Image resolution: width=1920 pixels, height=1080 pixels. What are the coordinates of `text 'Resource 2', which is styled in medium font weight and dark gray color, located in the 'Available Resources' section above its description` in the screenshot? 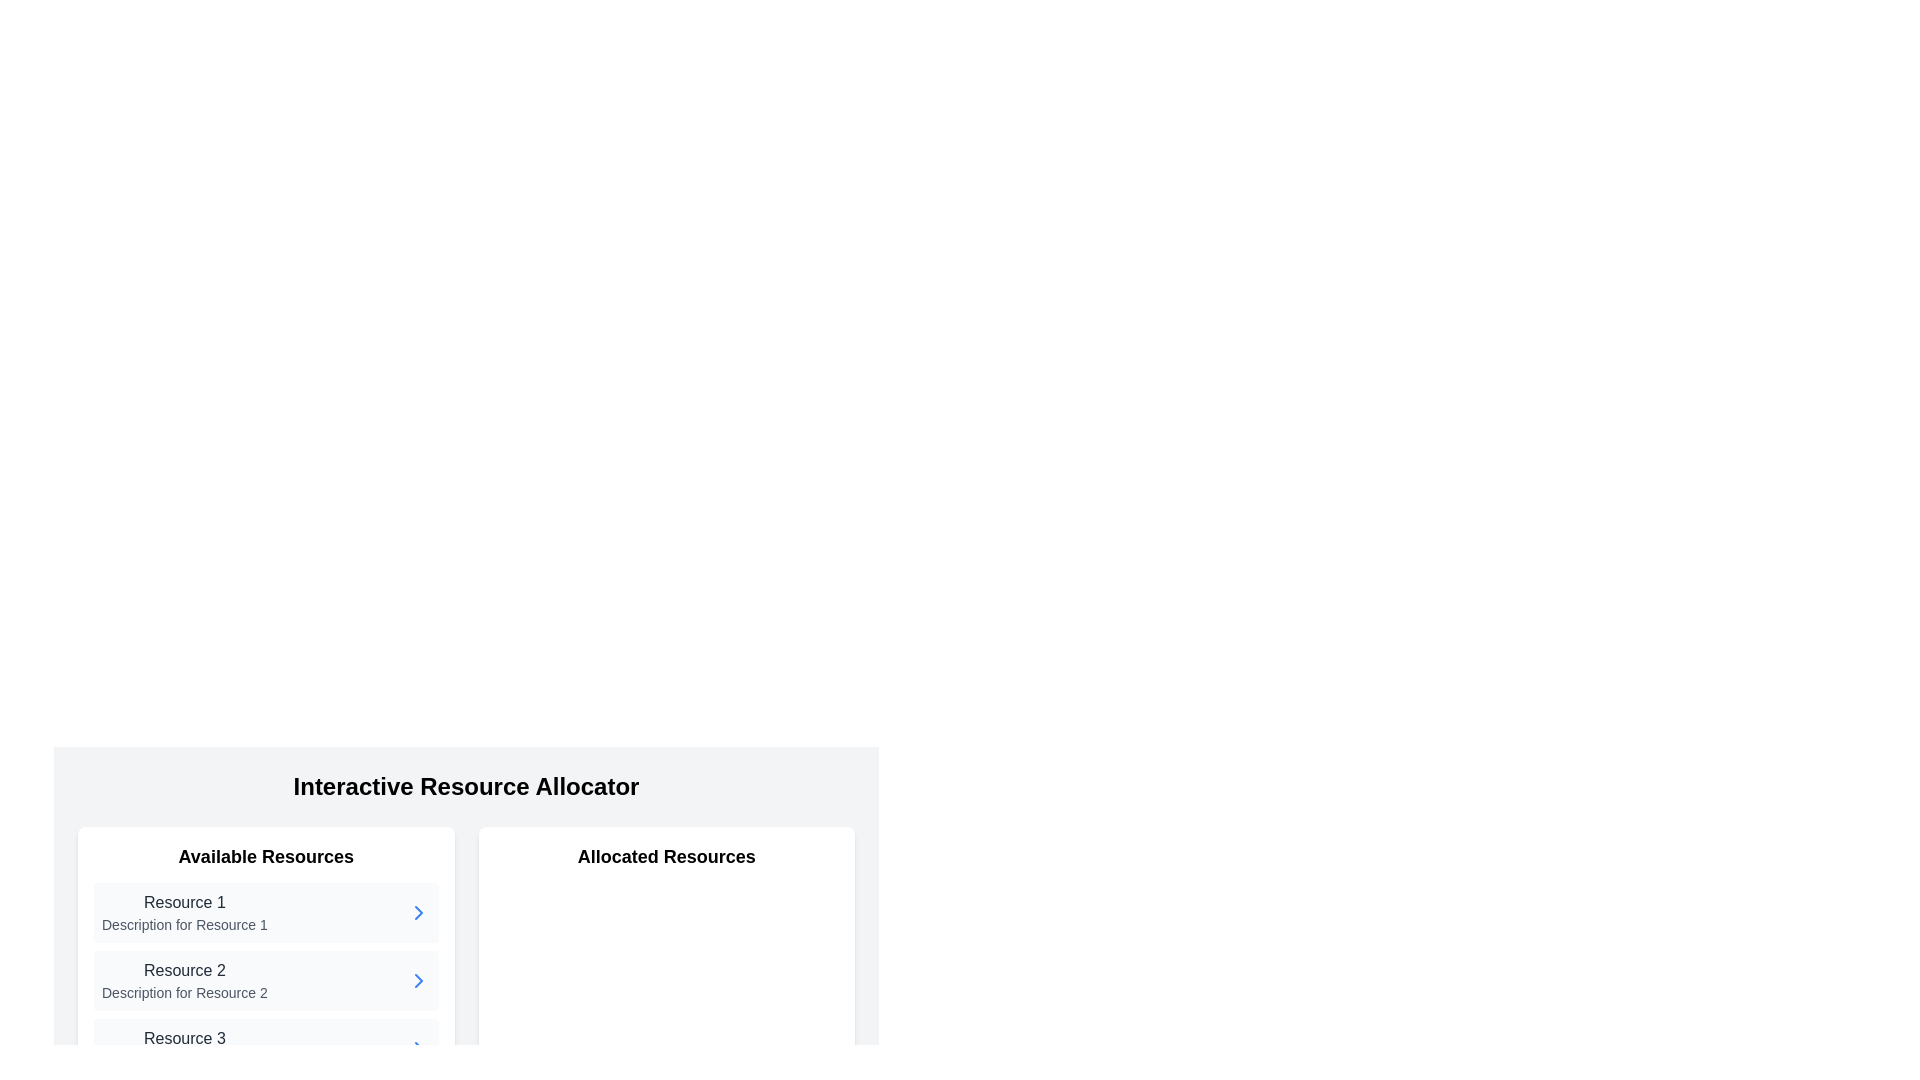 It's located at (184, 970).